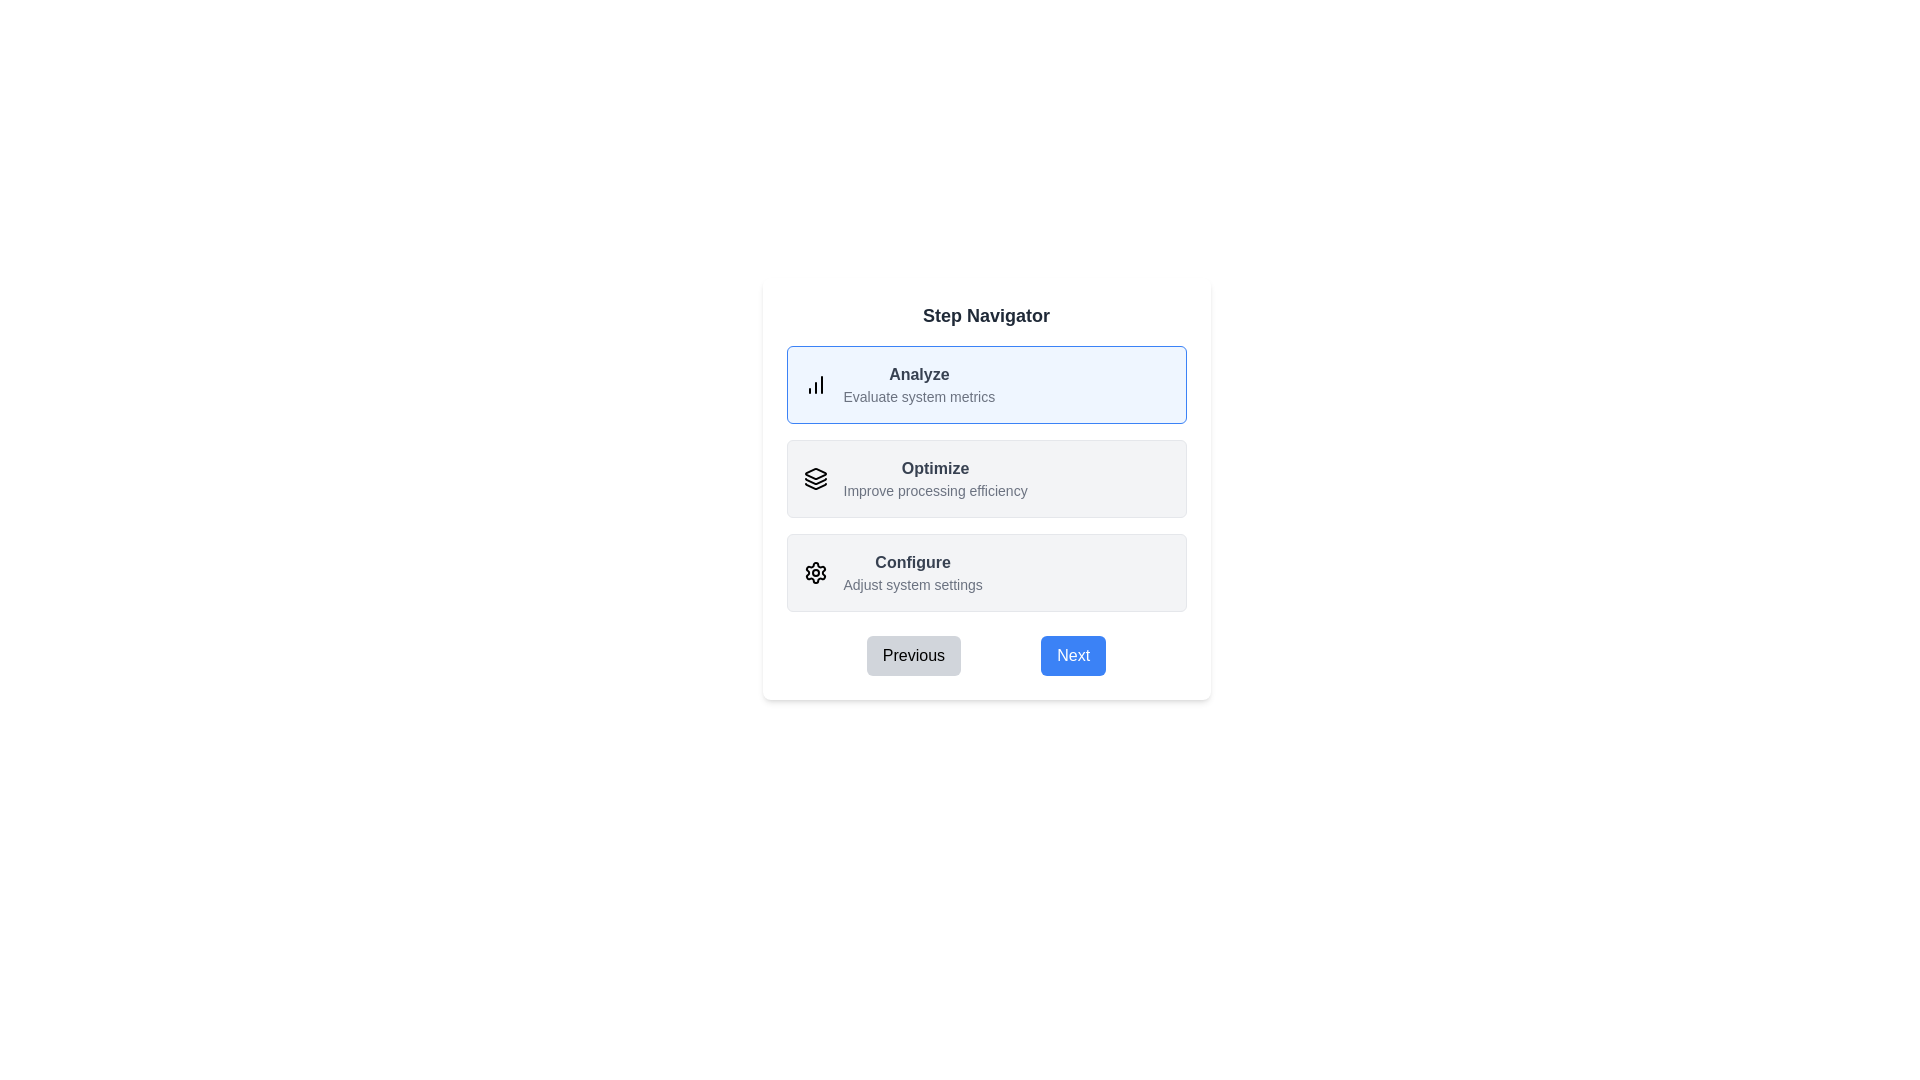  Describe the element at coordinates (986, 385) in the screenshot. I see `the topmost button labeled 'Analyze' with a light blue background` at that location.